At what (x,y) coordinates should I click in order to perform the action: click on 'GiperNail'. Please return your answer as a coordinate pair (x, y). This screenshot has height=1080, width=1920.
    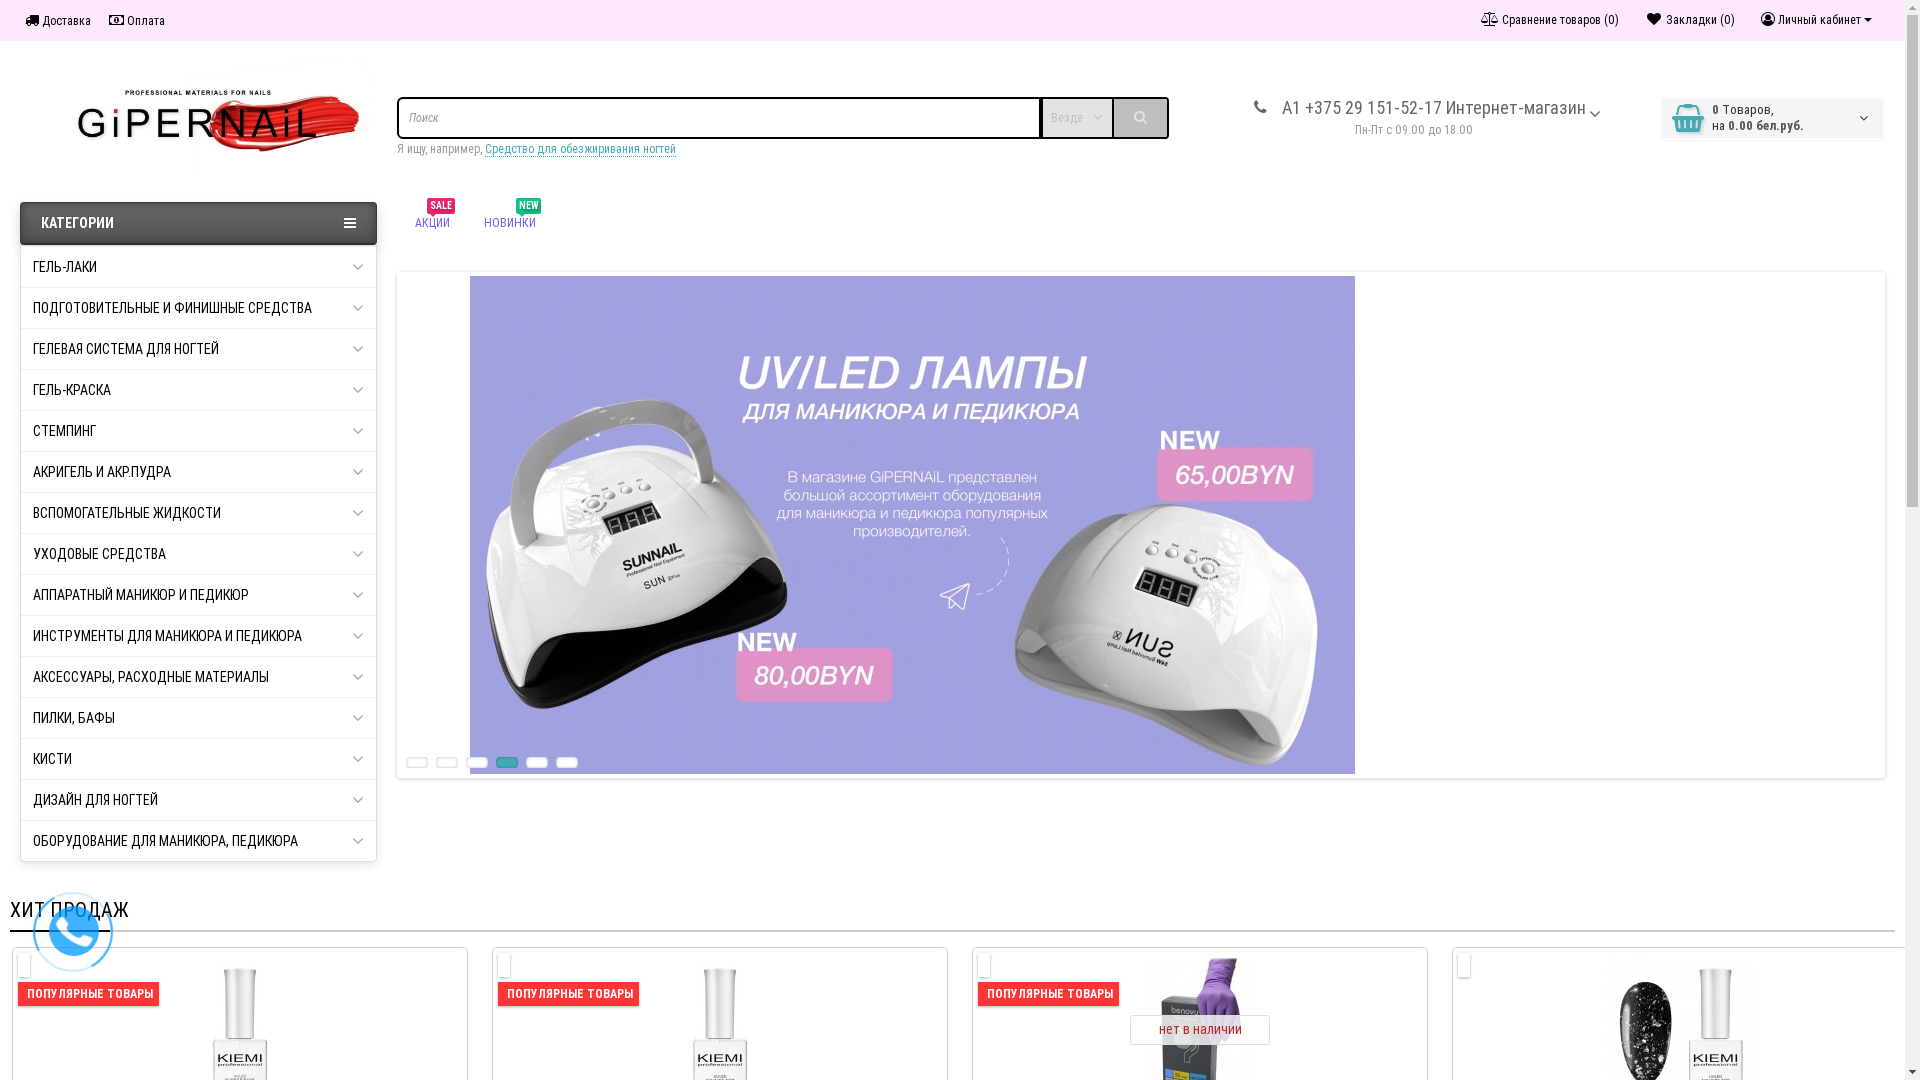
    Looking at the image, I should click on (198, 117).